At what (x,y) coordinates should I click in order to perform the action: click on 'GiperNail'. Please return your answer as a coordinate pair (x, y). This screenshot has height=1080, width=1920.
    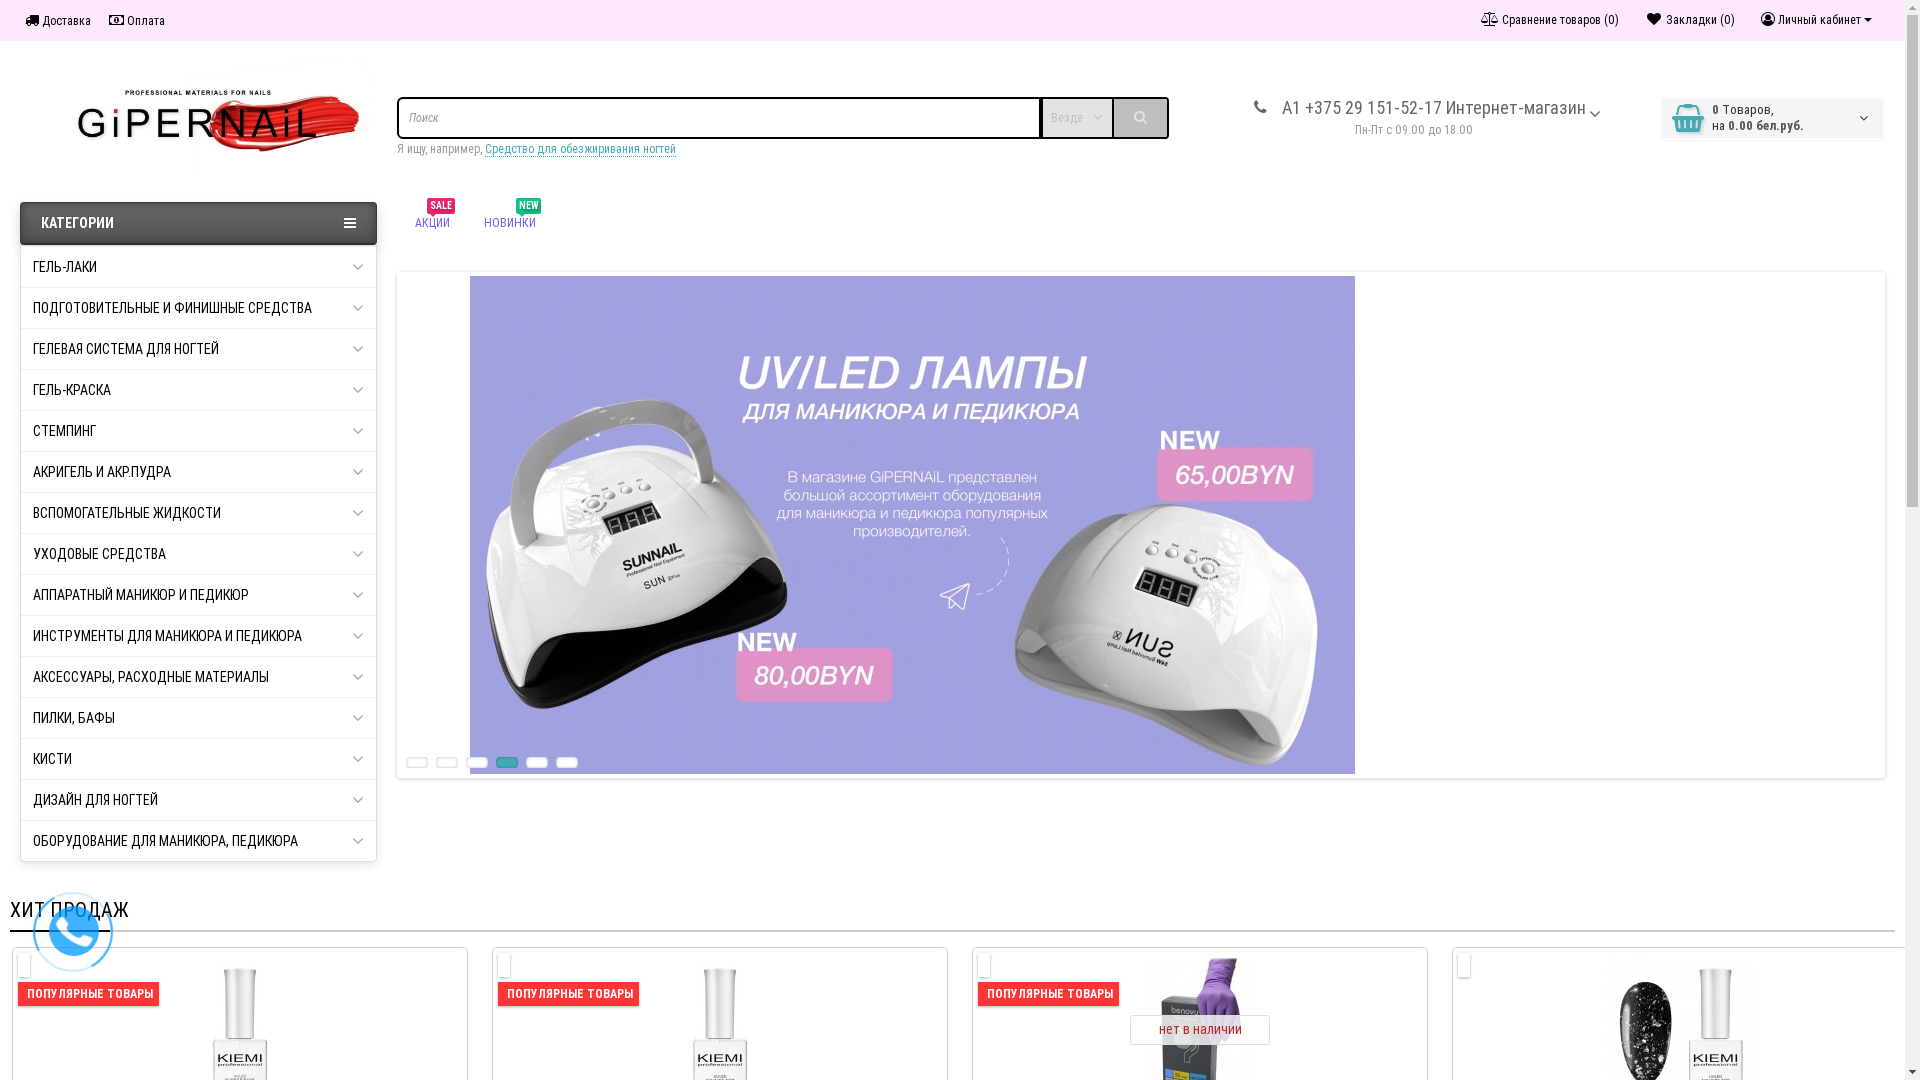
    Looking at the image, I should click on (198, 117).